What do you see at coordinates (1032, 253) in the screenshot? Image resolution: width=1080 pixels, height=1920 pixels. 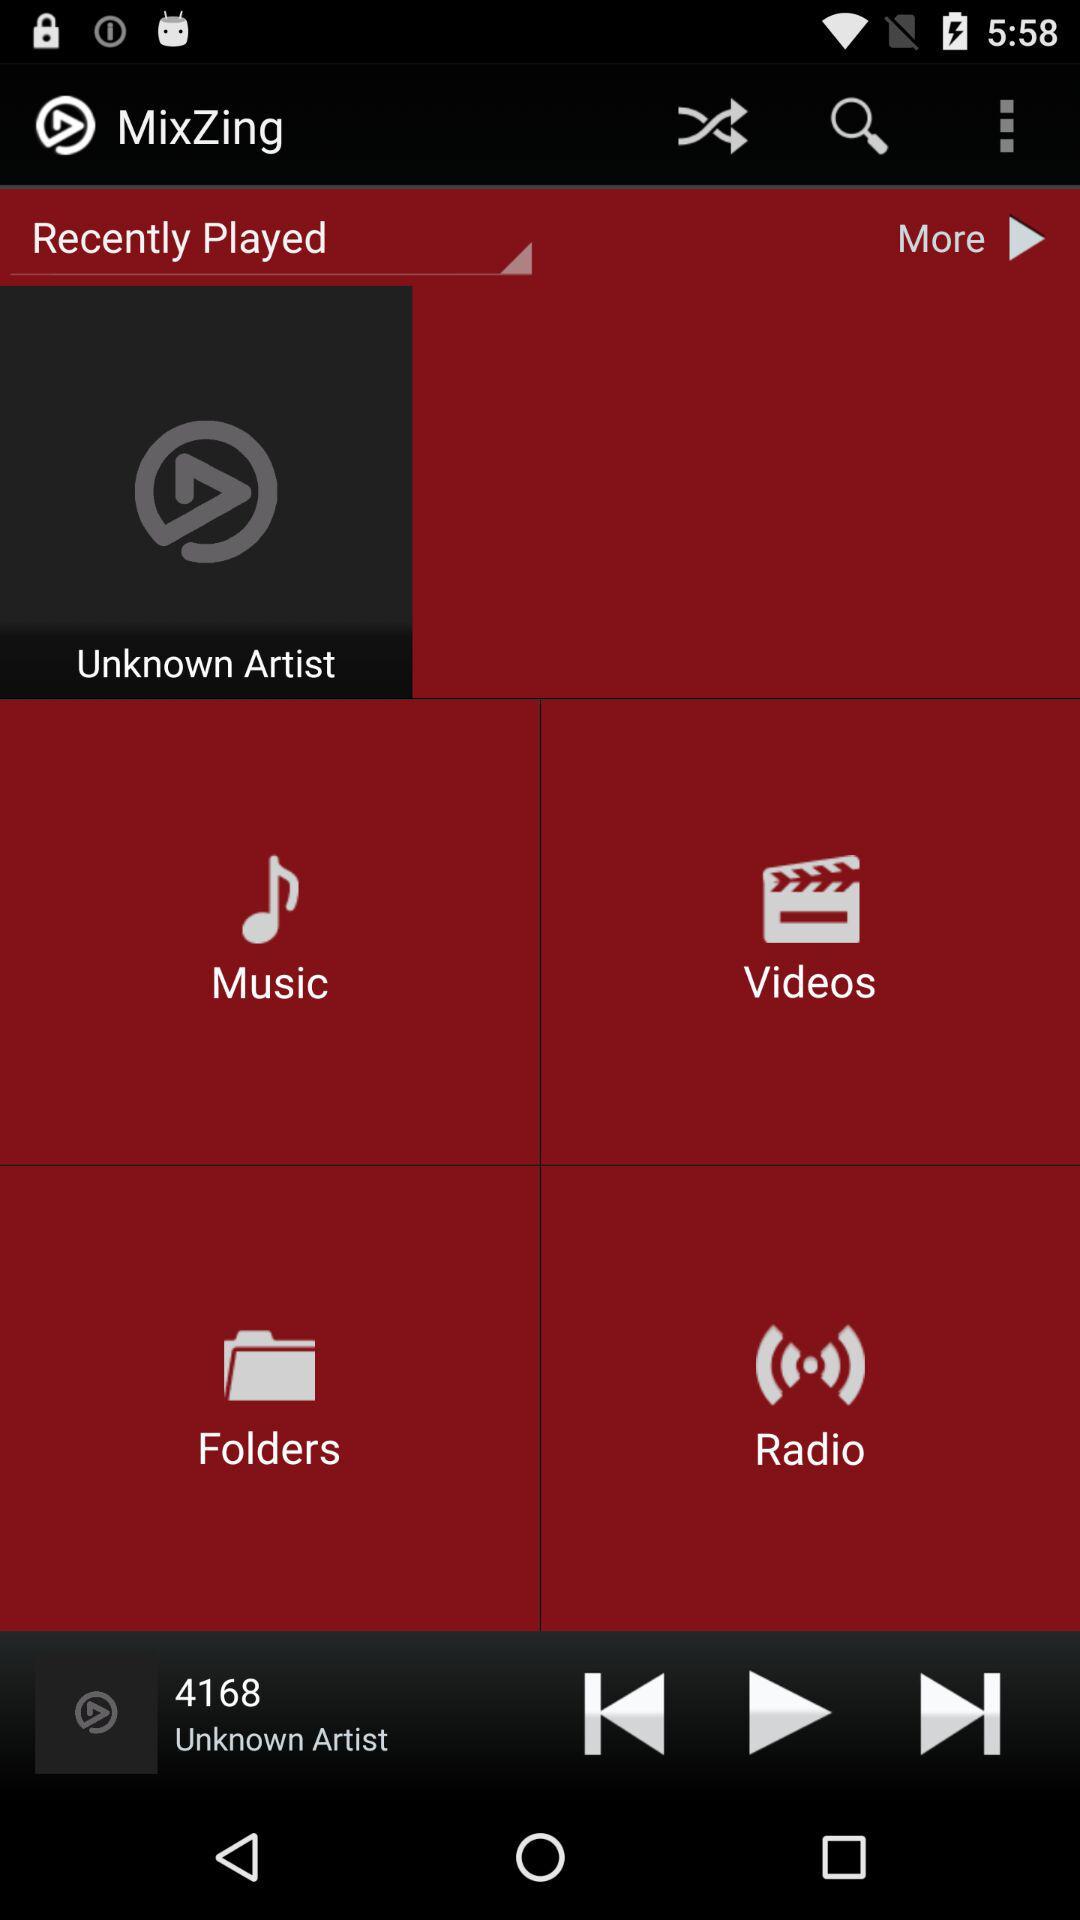 I see `the play icon` at bounding box center [1032, 253].